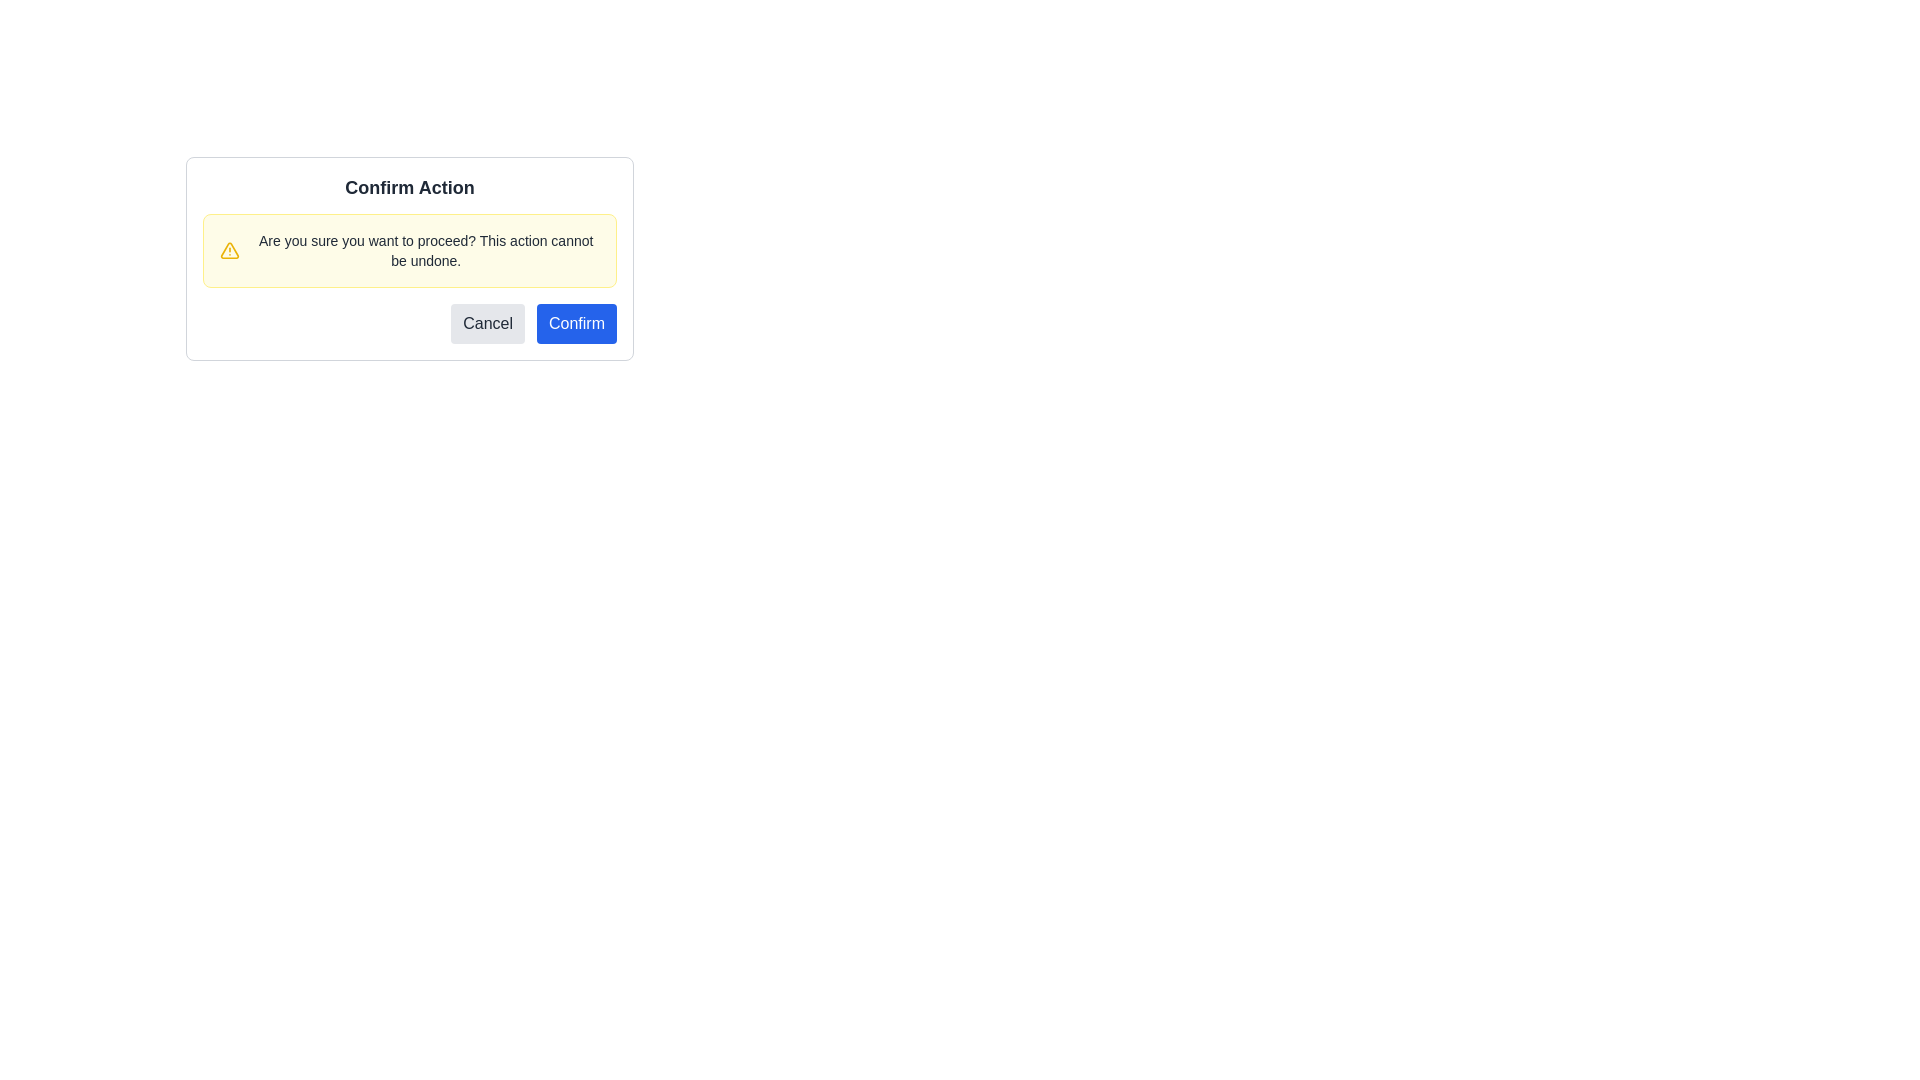  I want to click on the informational message box located below the 'Confirm Action' heading and above the Cancel and Confirm buttons in the modal dialogue box, so click(408, 249).